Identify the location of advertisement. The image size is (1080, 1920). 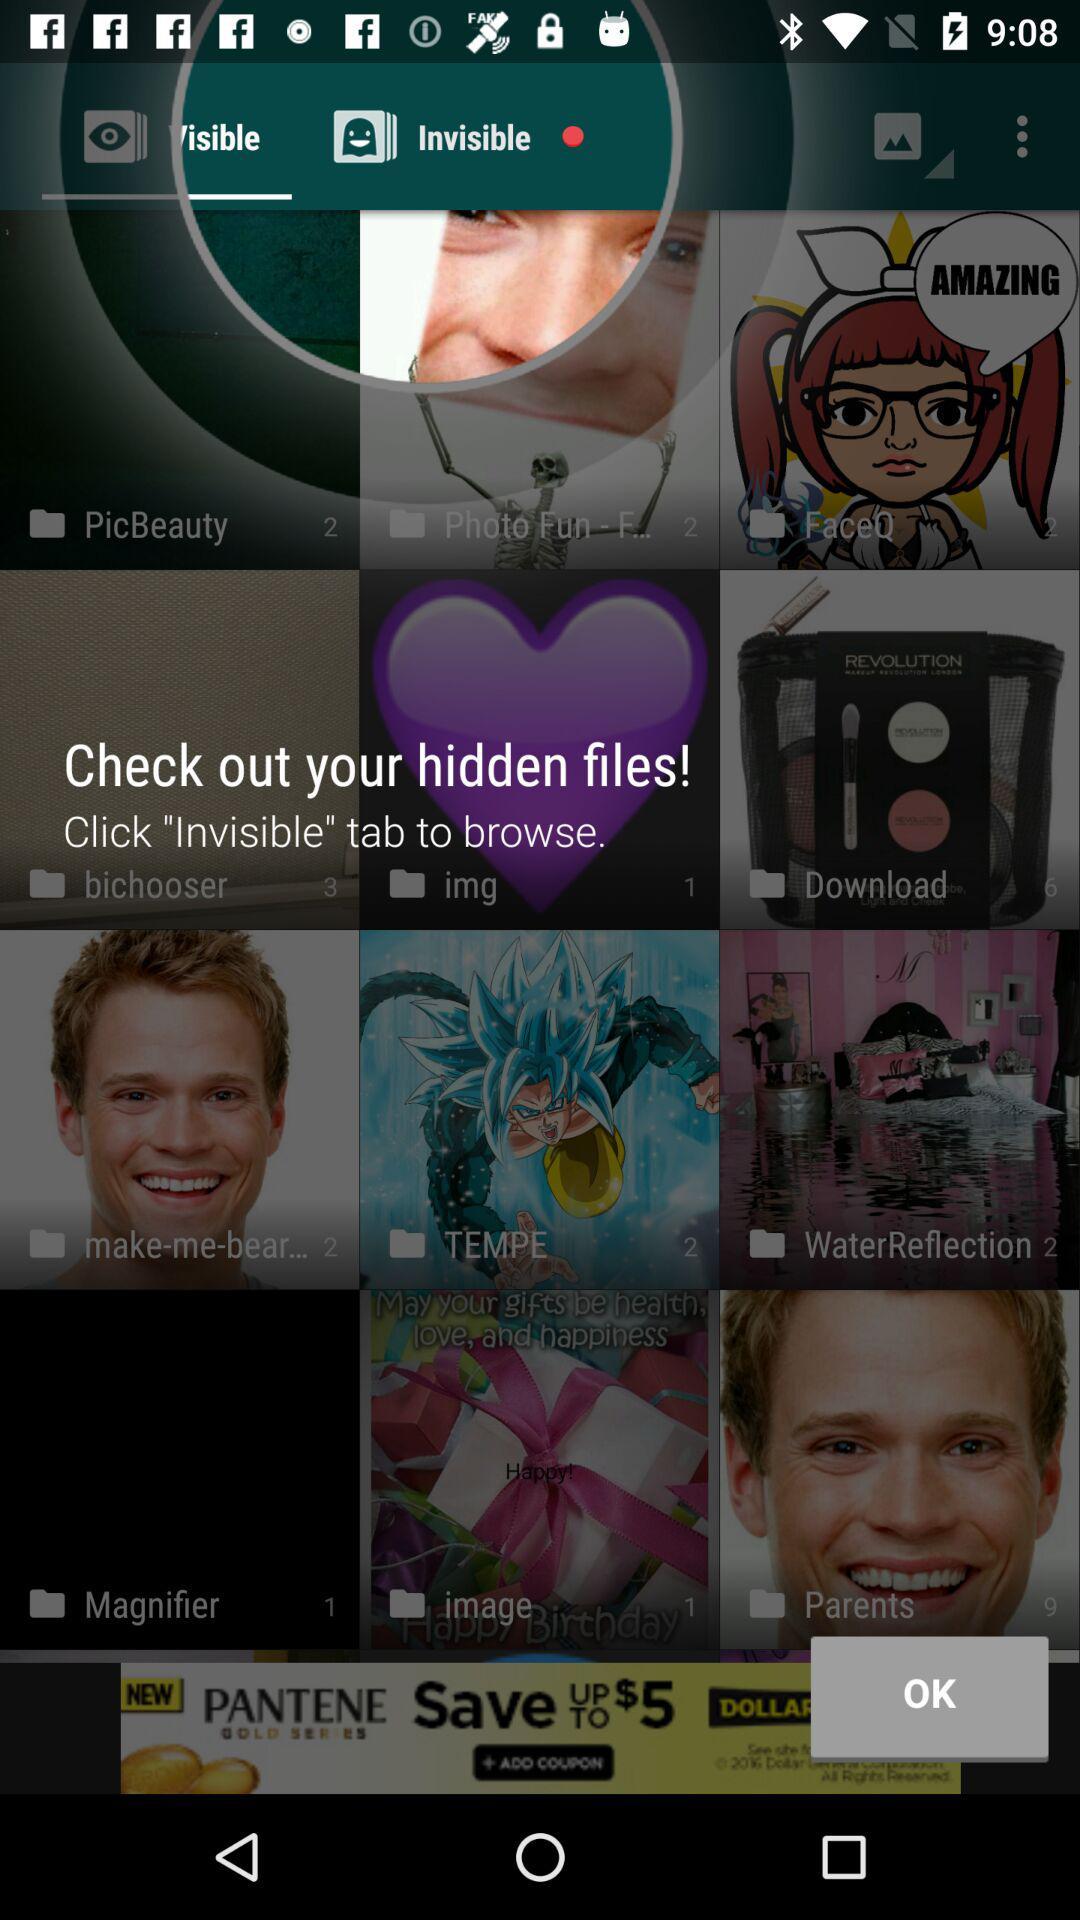
(540, 1727).